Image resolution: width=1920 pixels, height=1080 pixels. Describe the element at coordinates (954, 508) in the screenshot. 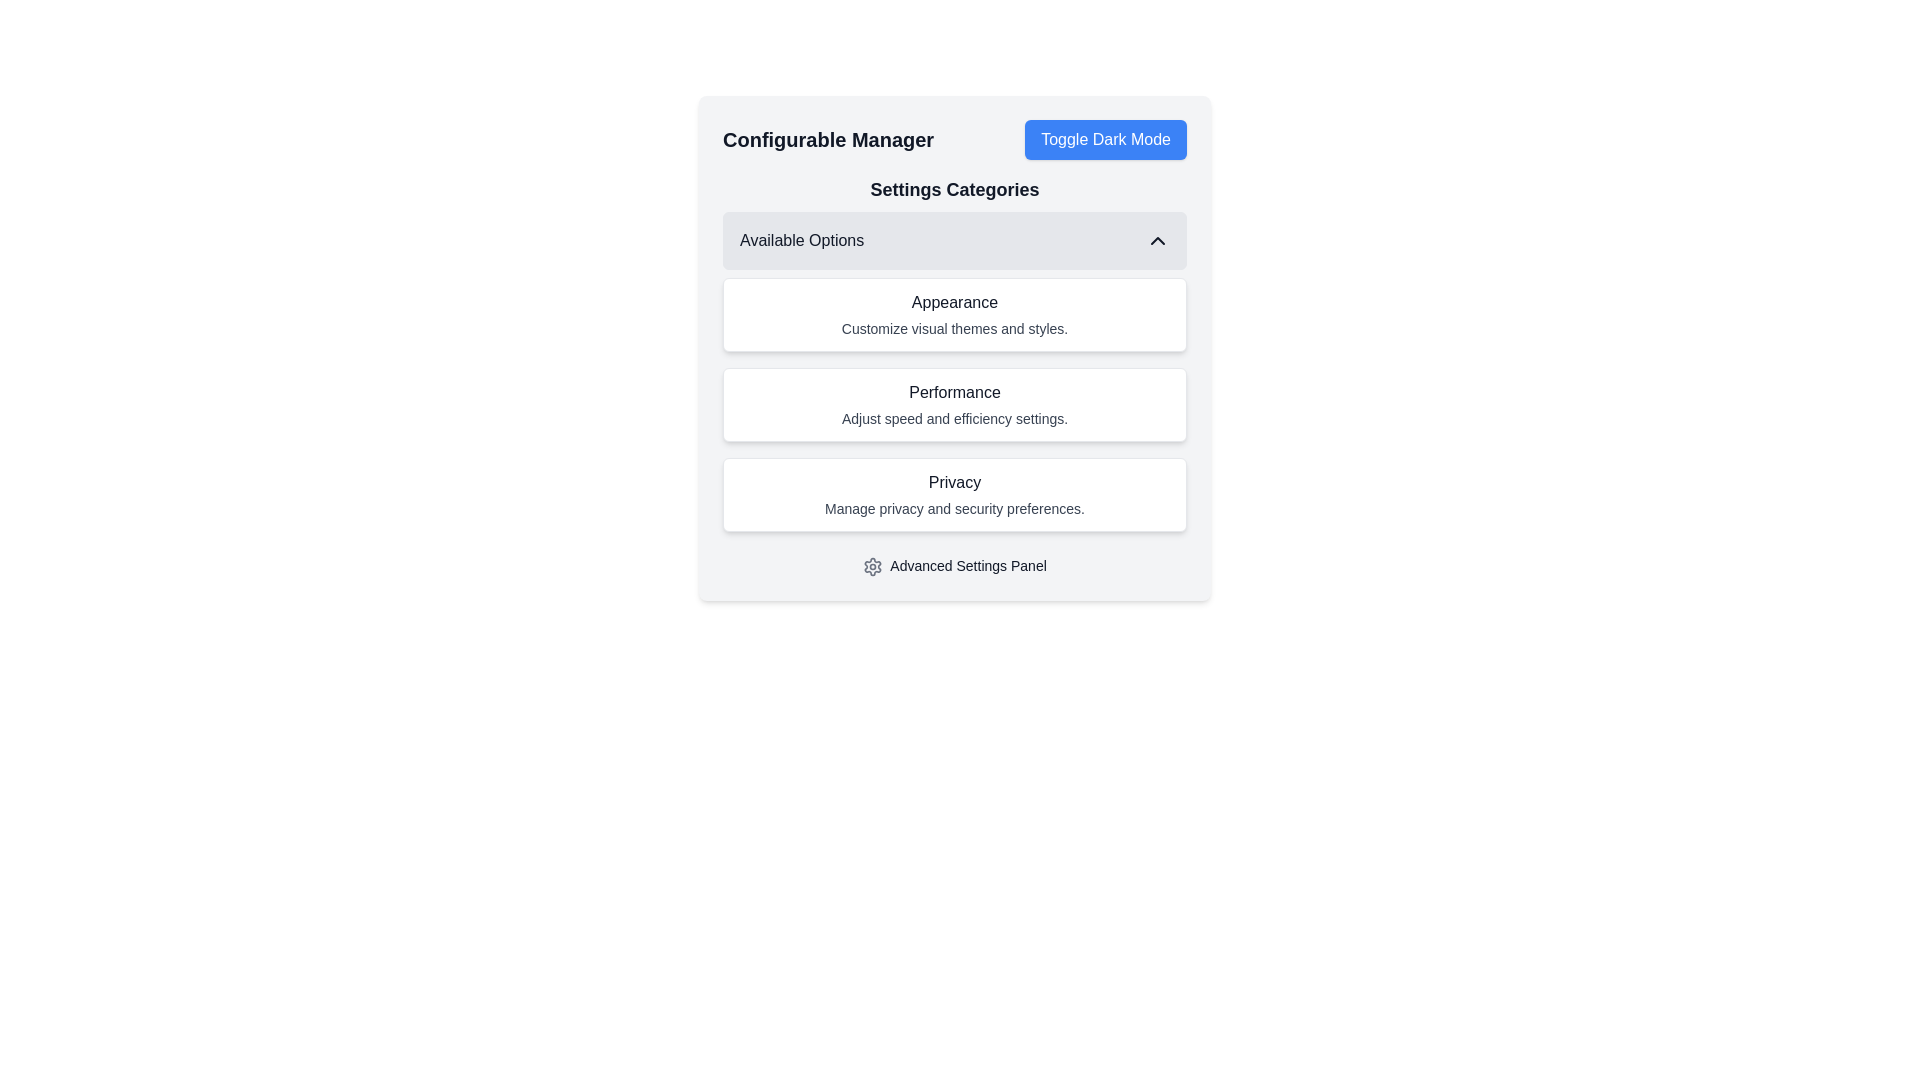

I see `the text element 'Manage privacy and security preferences.' which is located beneath the heading 'Privacy' in the 'Settings Categories' section` at that location.